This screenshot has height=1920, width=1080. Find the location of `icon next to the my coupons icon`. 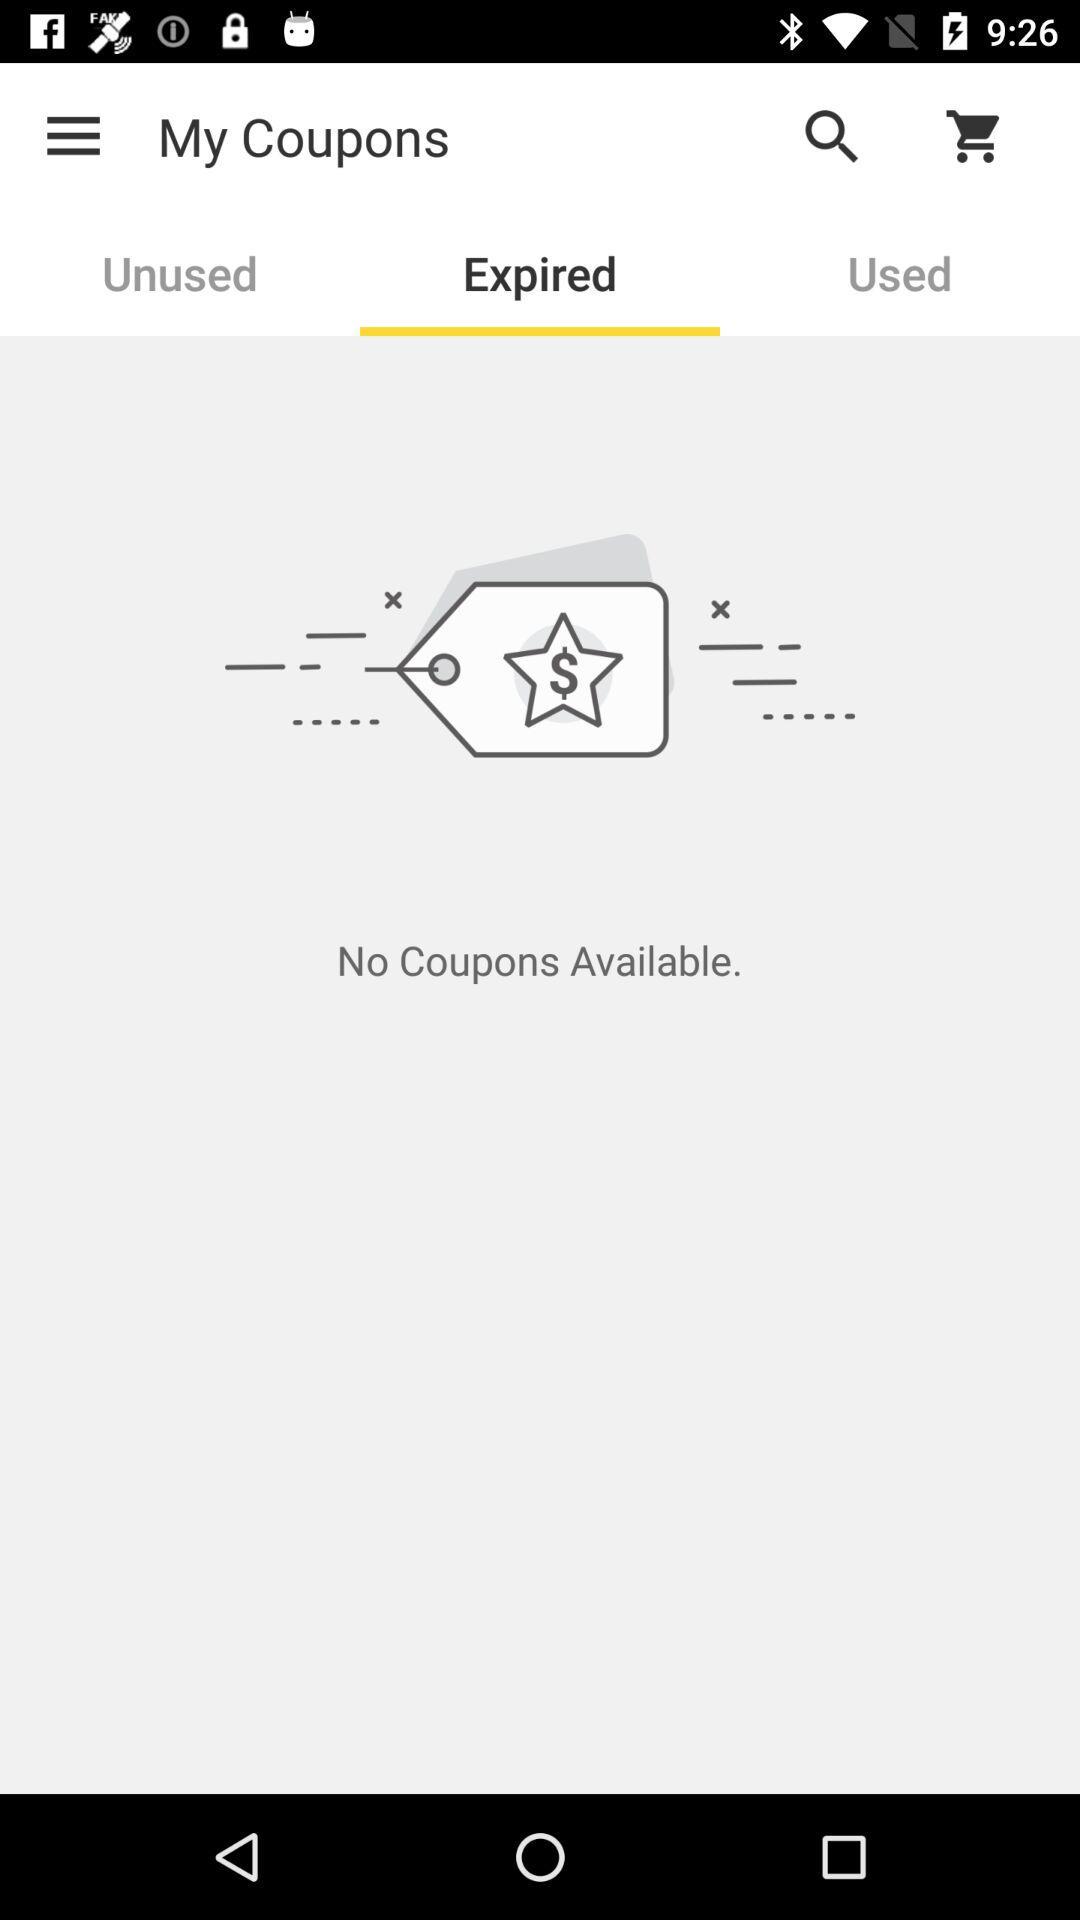

icon next to the my coupons icon is located at coordinates (72, 135).